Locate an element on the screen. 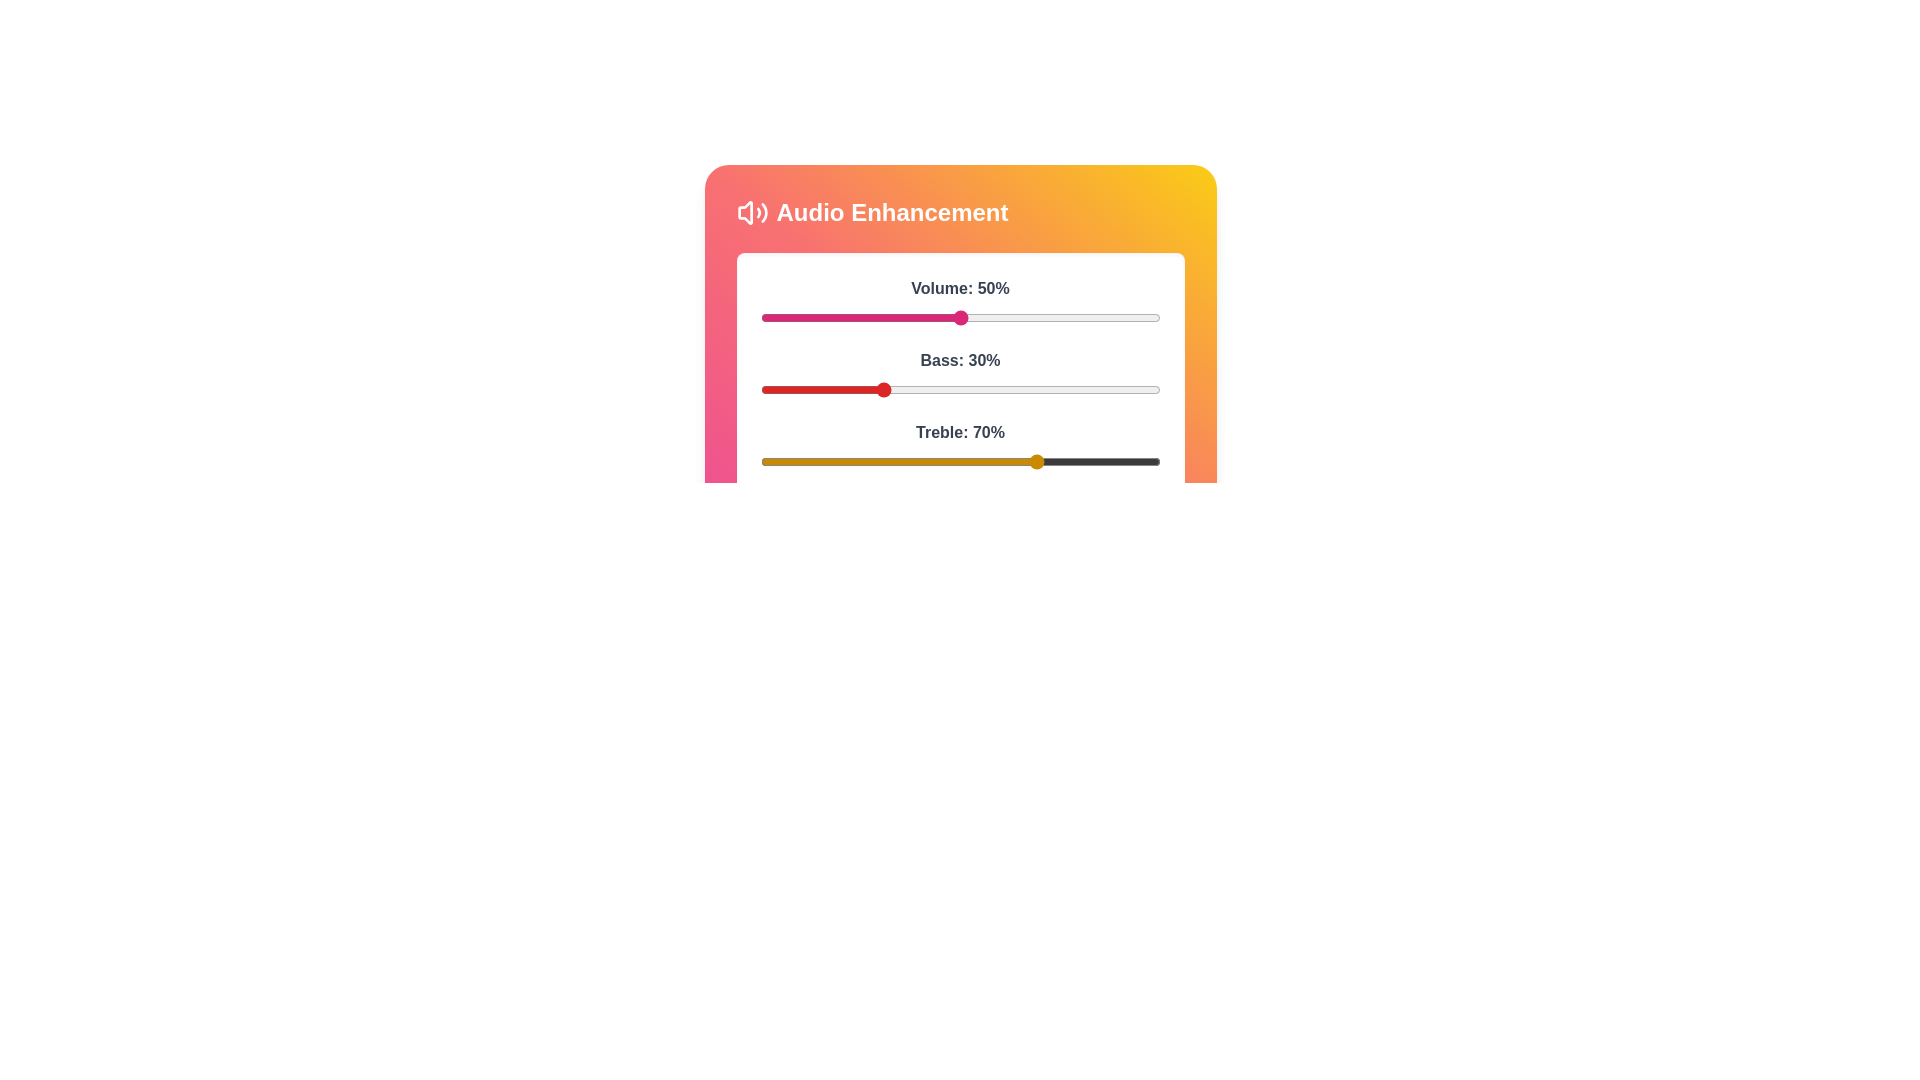  the slider for 'Bass: 30%' is located at coordinates (960, 377).